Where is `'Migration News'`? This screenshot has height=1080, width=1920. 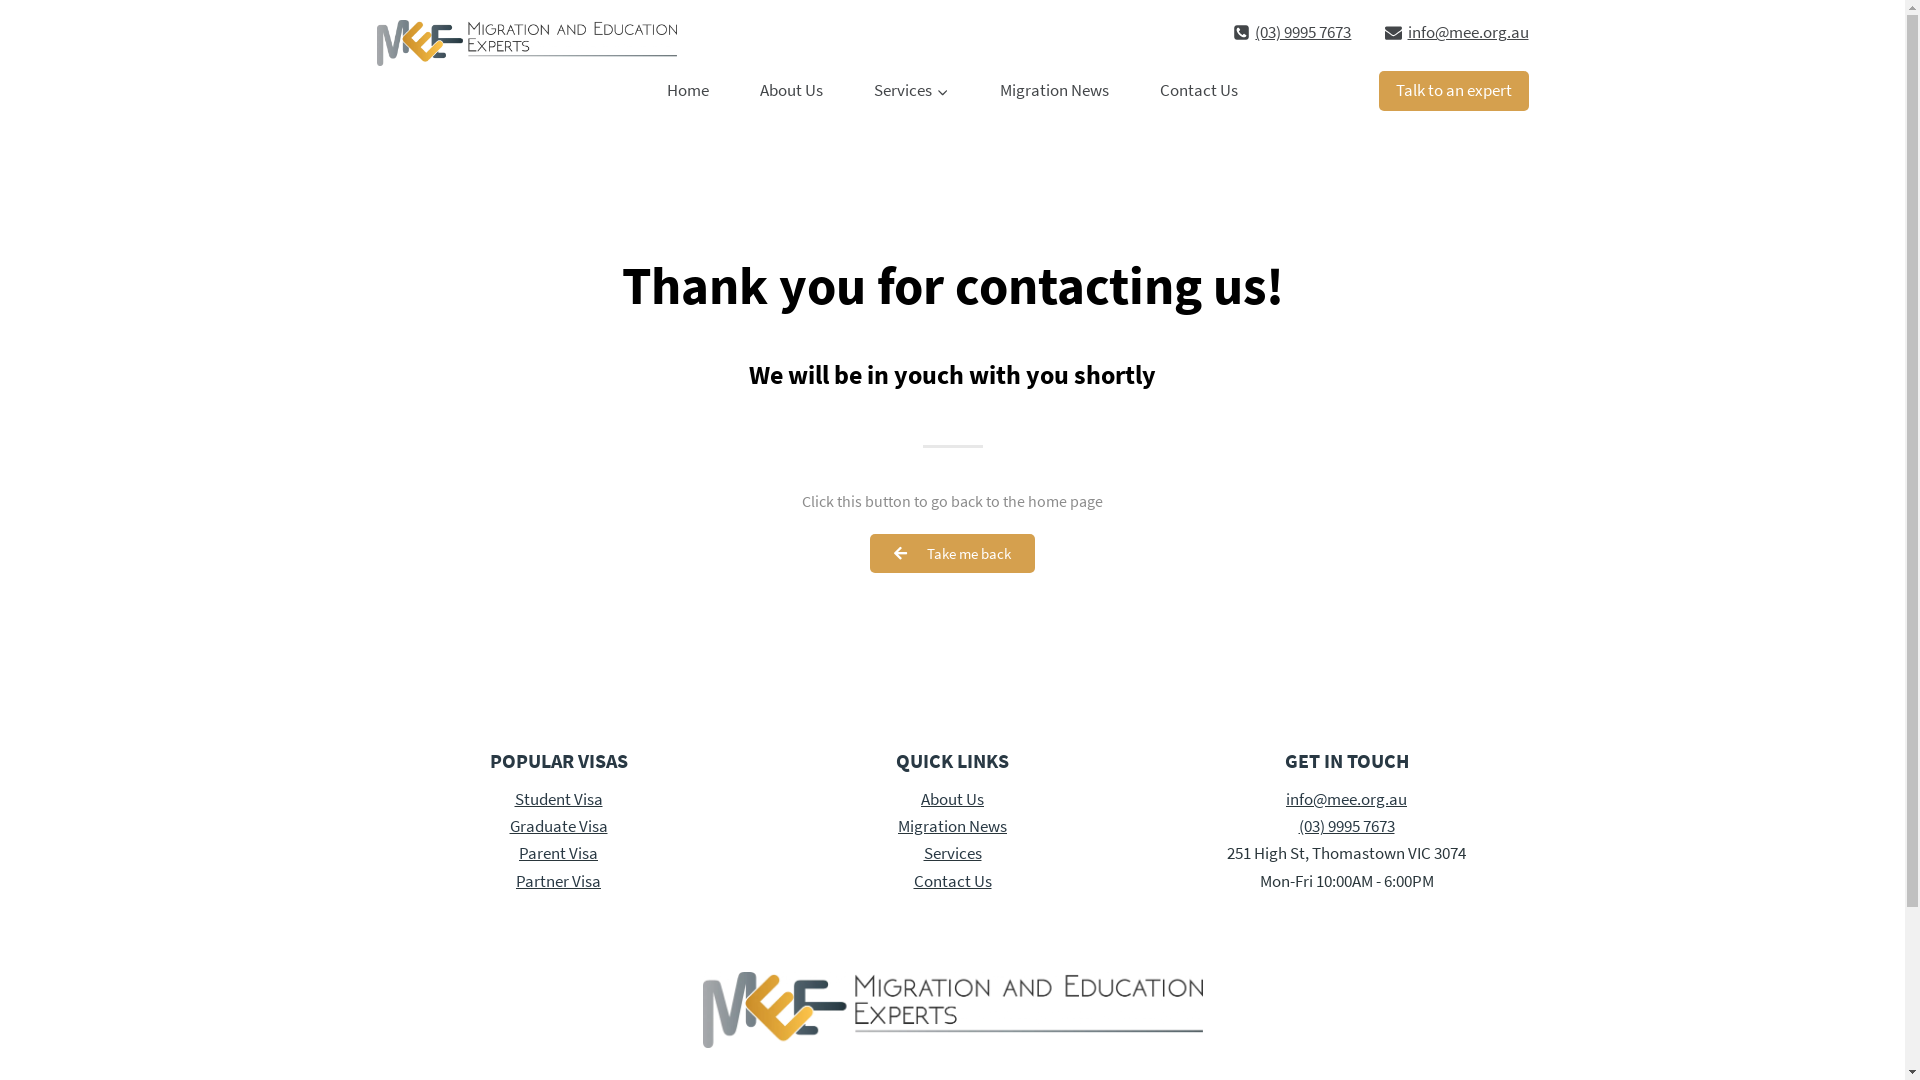
'Migration News' is located at coordinates (951, 825).